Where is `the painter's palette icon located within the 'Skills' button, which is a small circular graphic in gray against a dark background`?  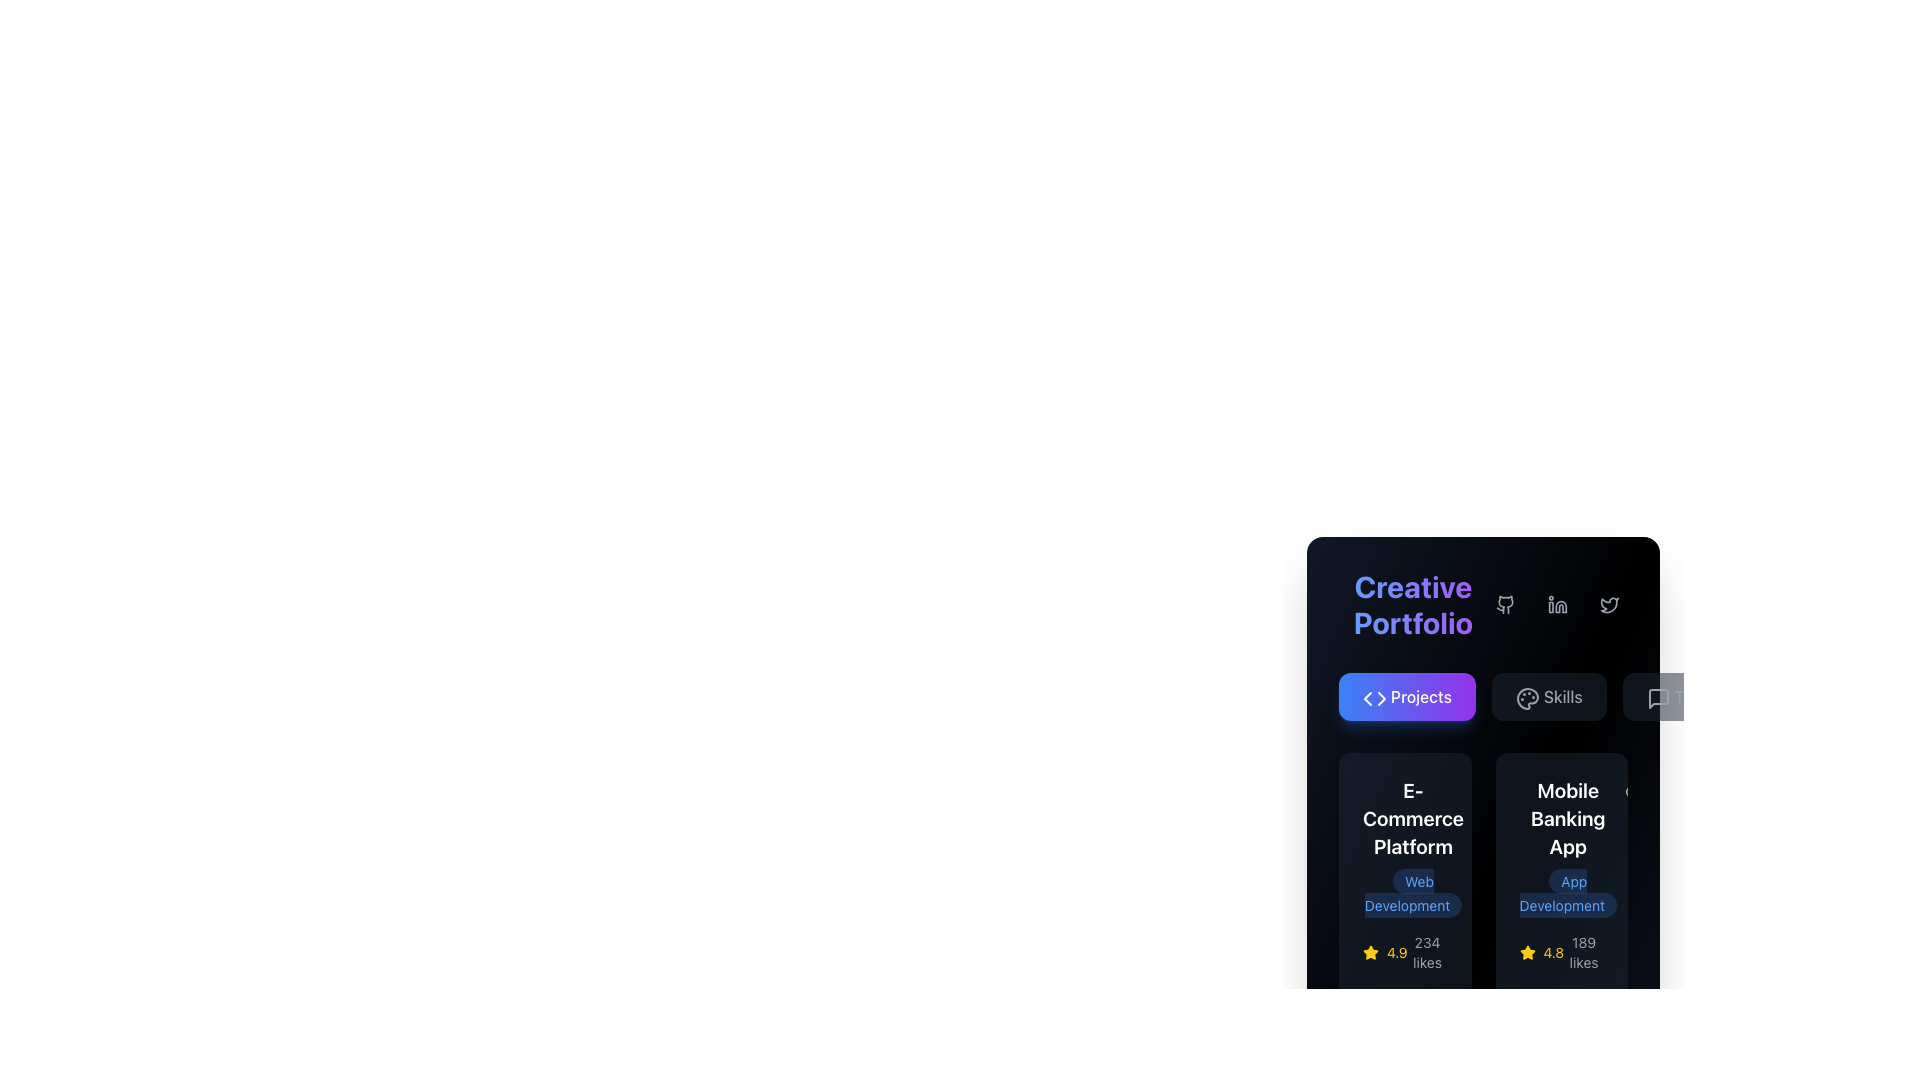
the painter's palette icon located within the 'Skills' button, which is a small circular graphic in gray against a dark background is located at coordinates (1524, 696).